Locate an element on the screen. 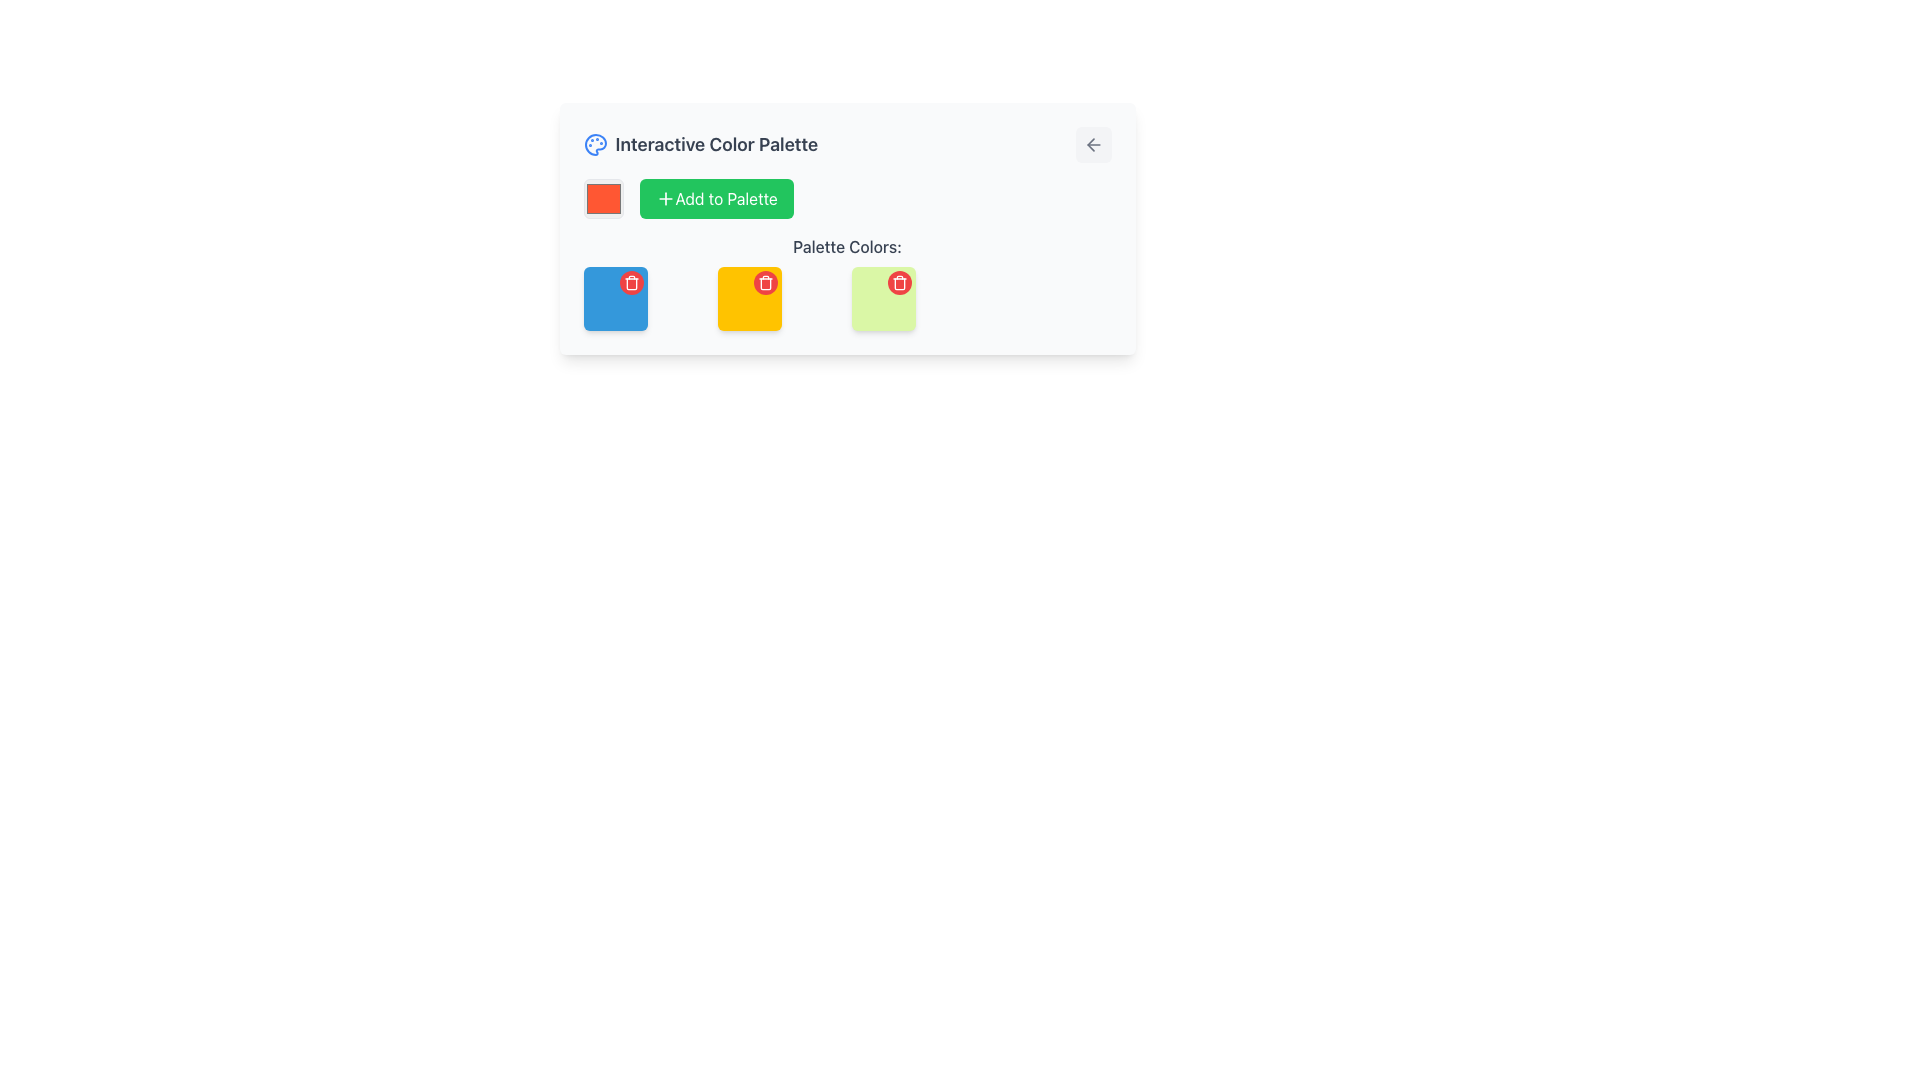  the trash icon button for deletion located at the top-right corner of the interactive buttons in the 'Palette Colors' section is located at coordinates (898, 282).